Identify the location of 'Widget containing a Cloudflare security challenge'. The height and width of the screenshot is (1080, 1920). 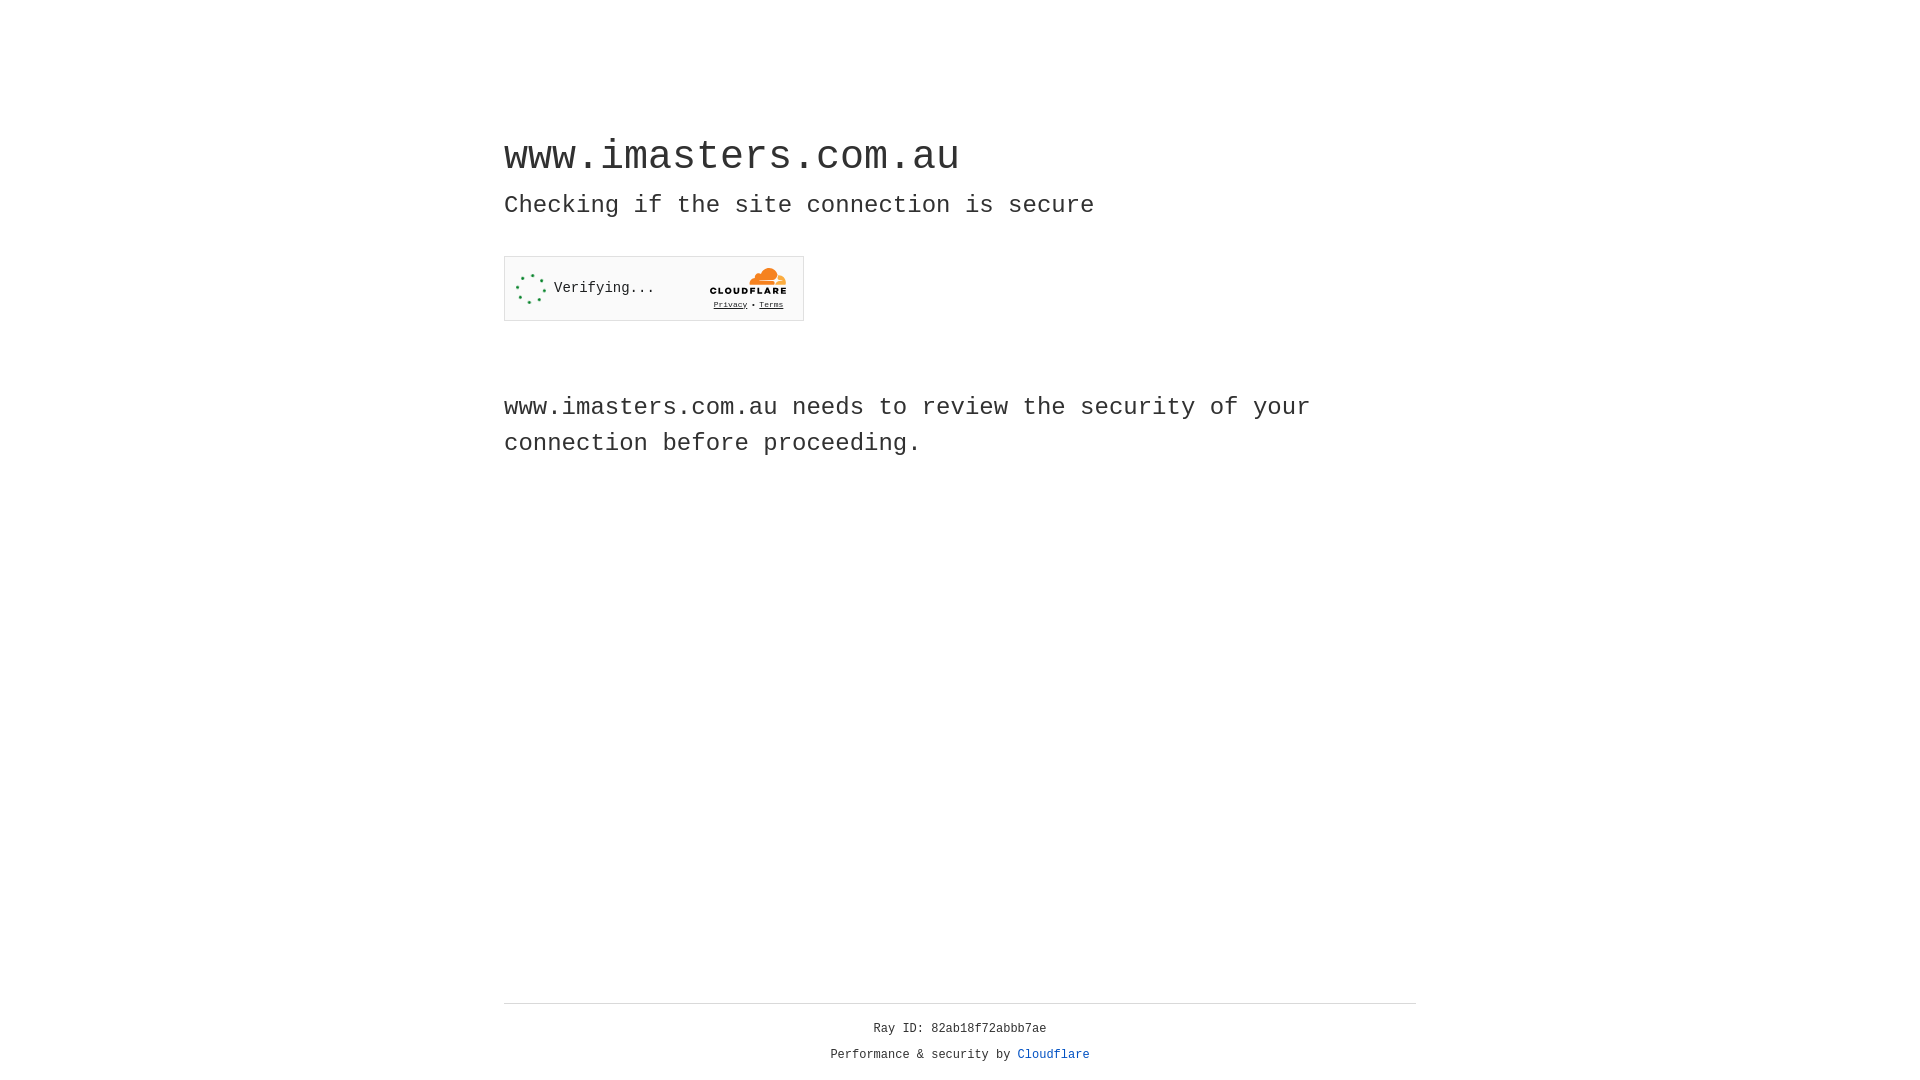
(653, 288).